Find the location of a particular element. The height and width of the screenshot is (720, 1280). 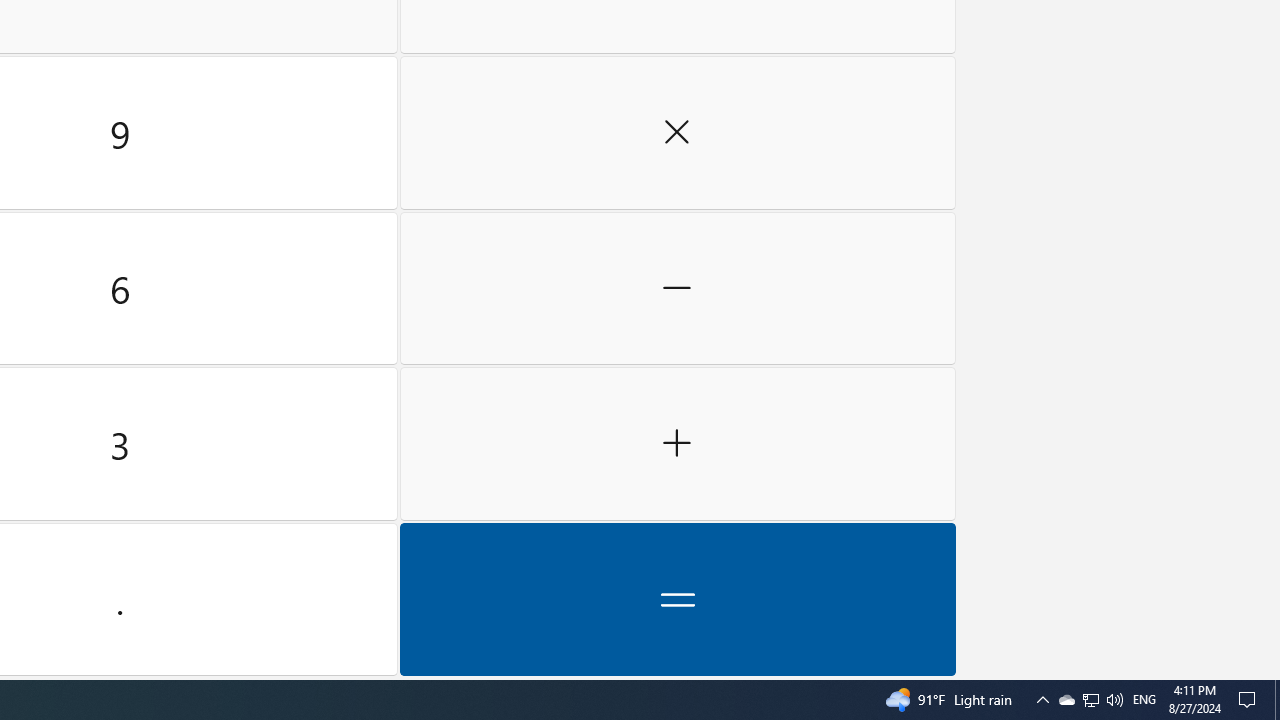

'Multiply by' is located at coordinates (677, 133).